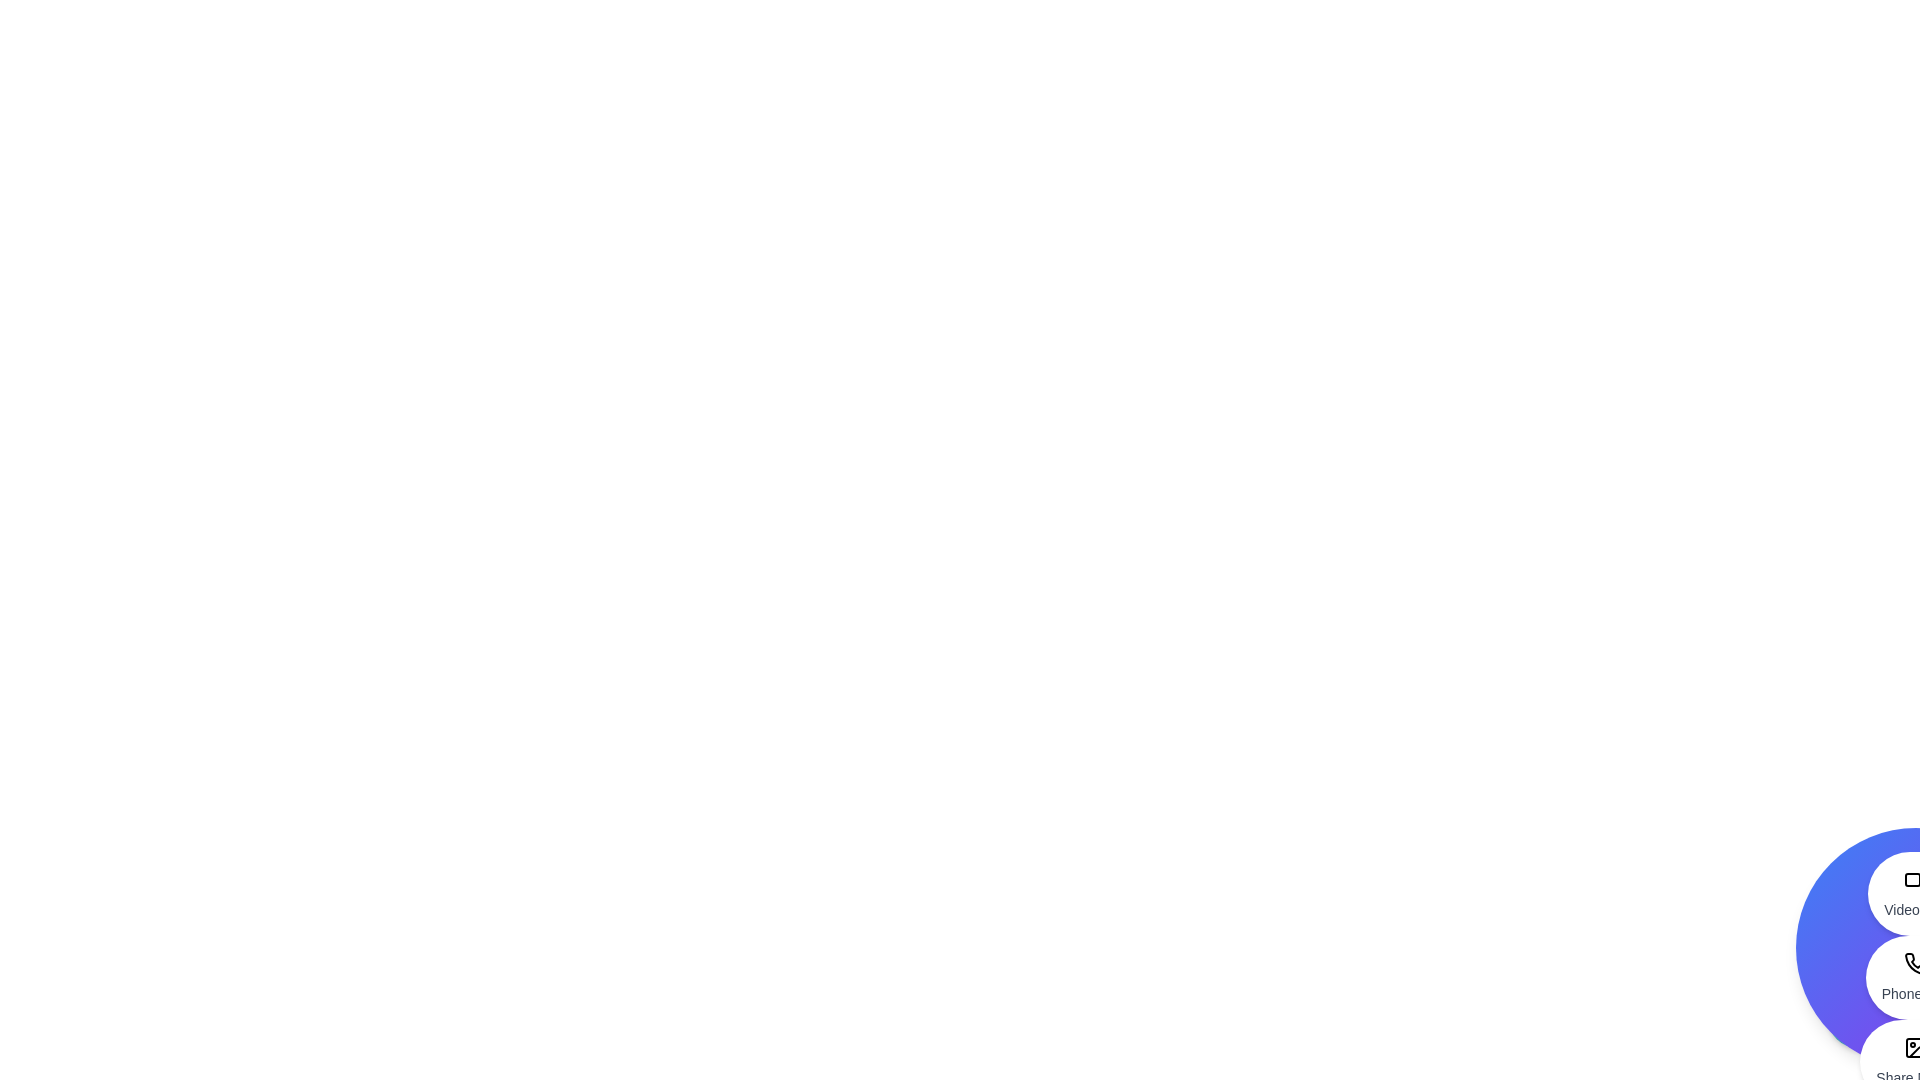 Image resolution: width=1920 pixels, height=1080 pixels. I want to click on the 'Share Media' button to initiate media sharing, so click(1914, 1060).